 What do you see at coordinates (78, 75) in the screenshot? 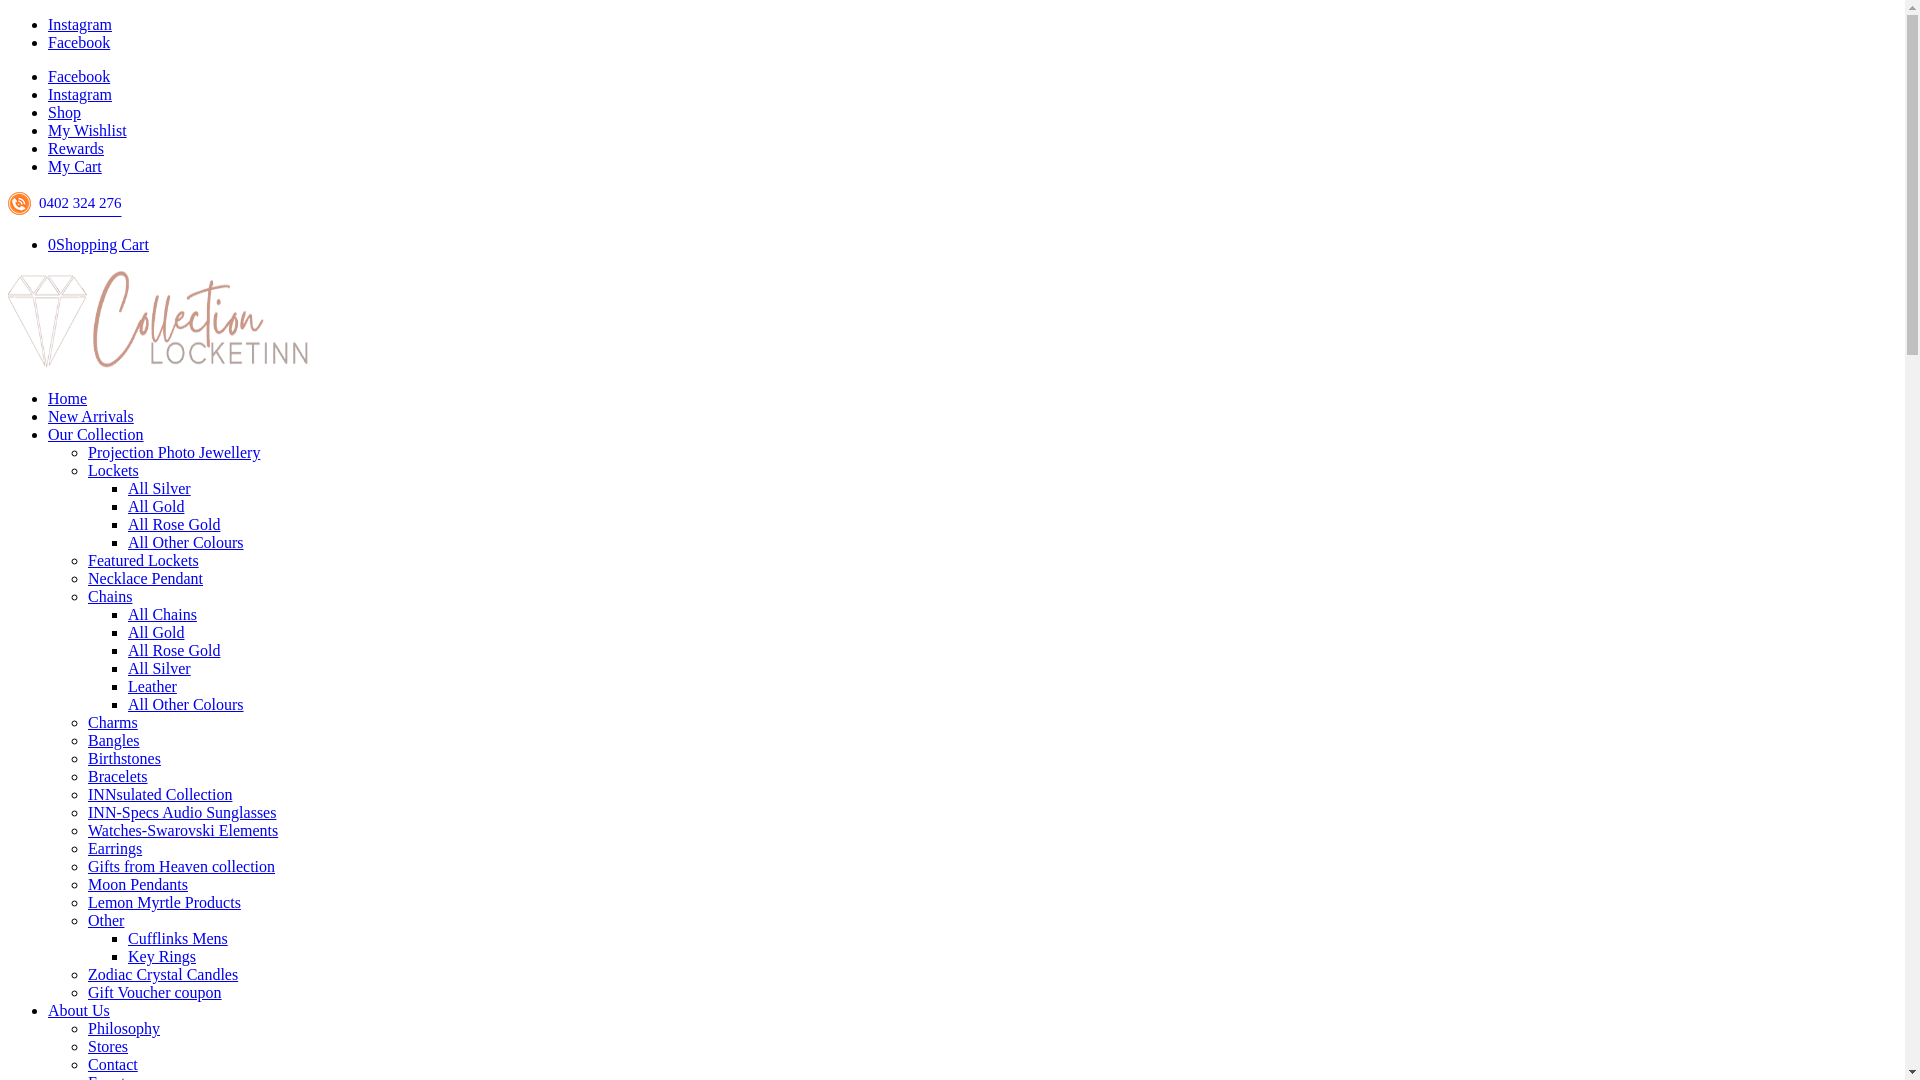
I see `'Facebook'` at bounding box center [78, 75].